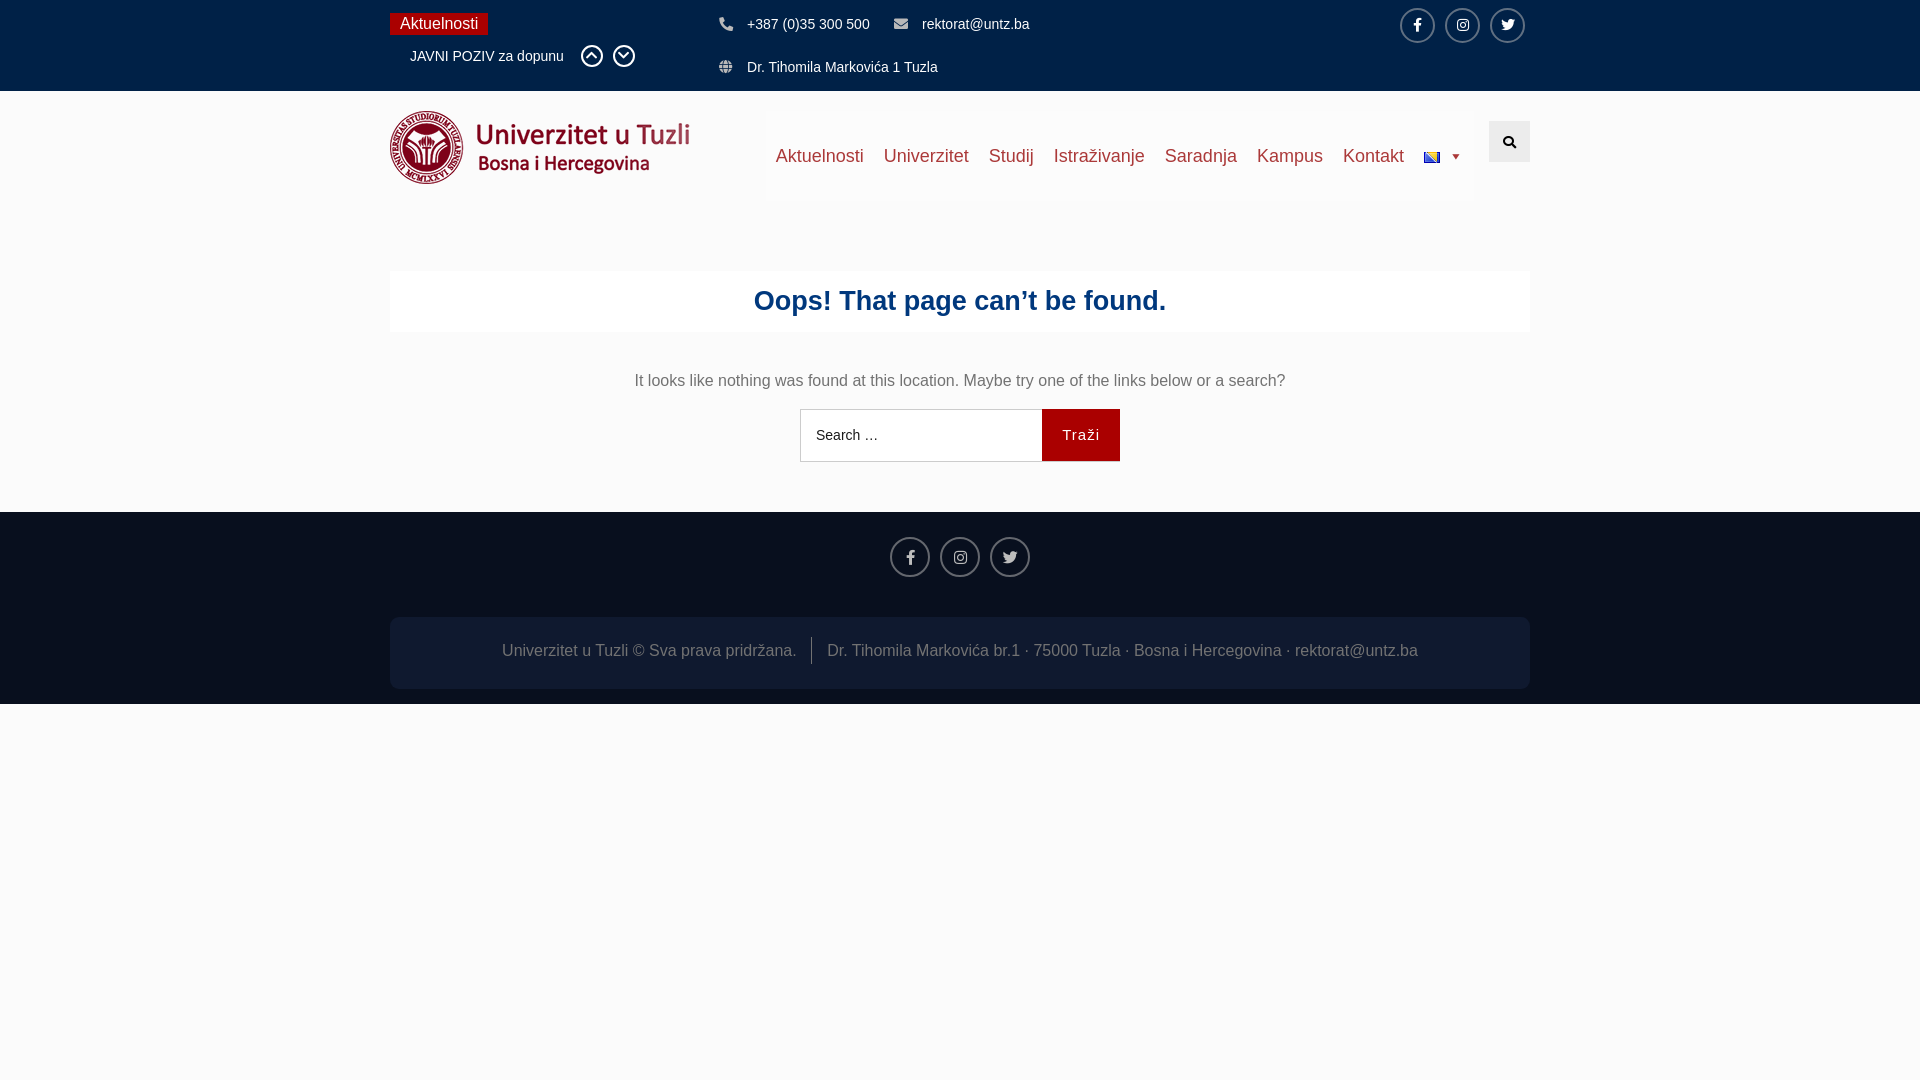 The image size is (1920, 1080). What do you see at coordinates (960, 556) in the screenshot?
I see `'Instagram'` at bounding box center [960, 556].